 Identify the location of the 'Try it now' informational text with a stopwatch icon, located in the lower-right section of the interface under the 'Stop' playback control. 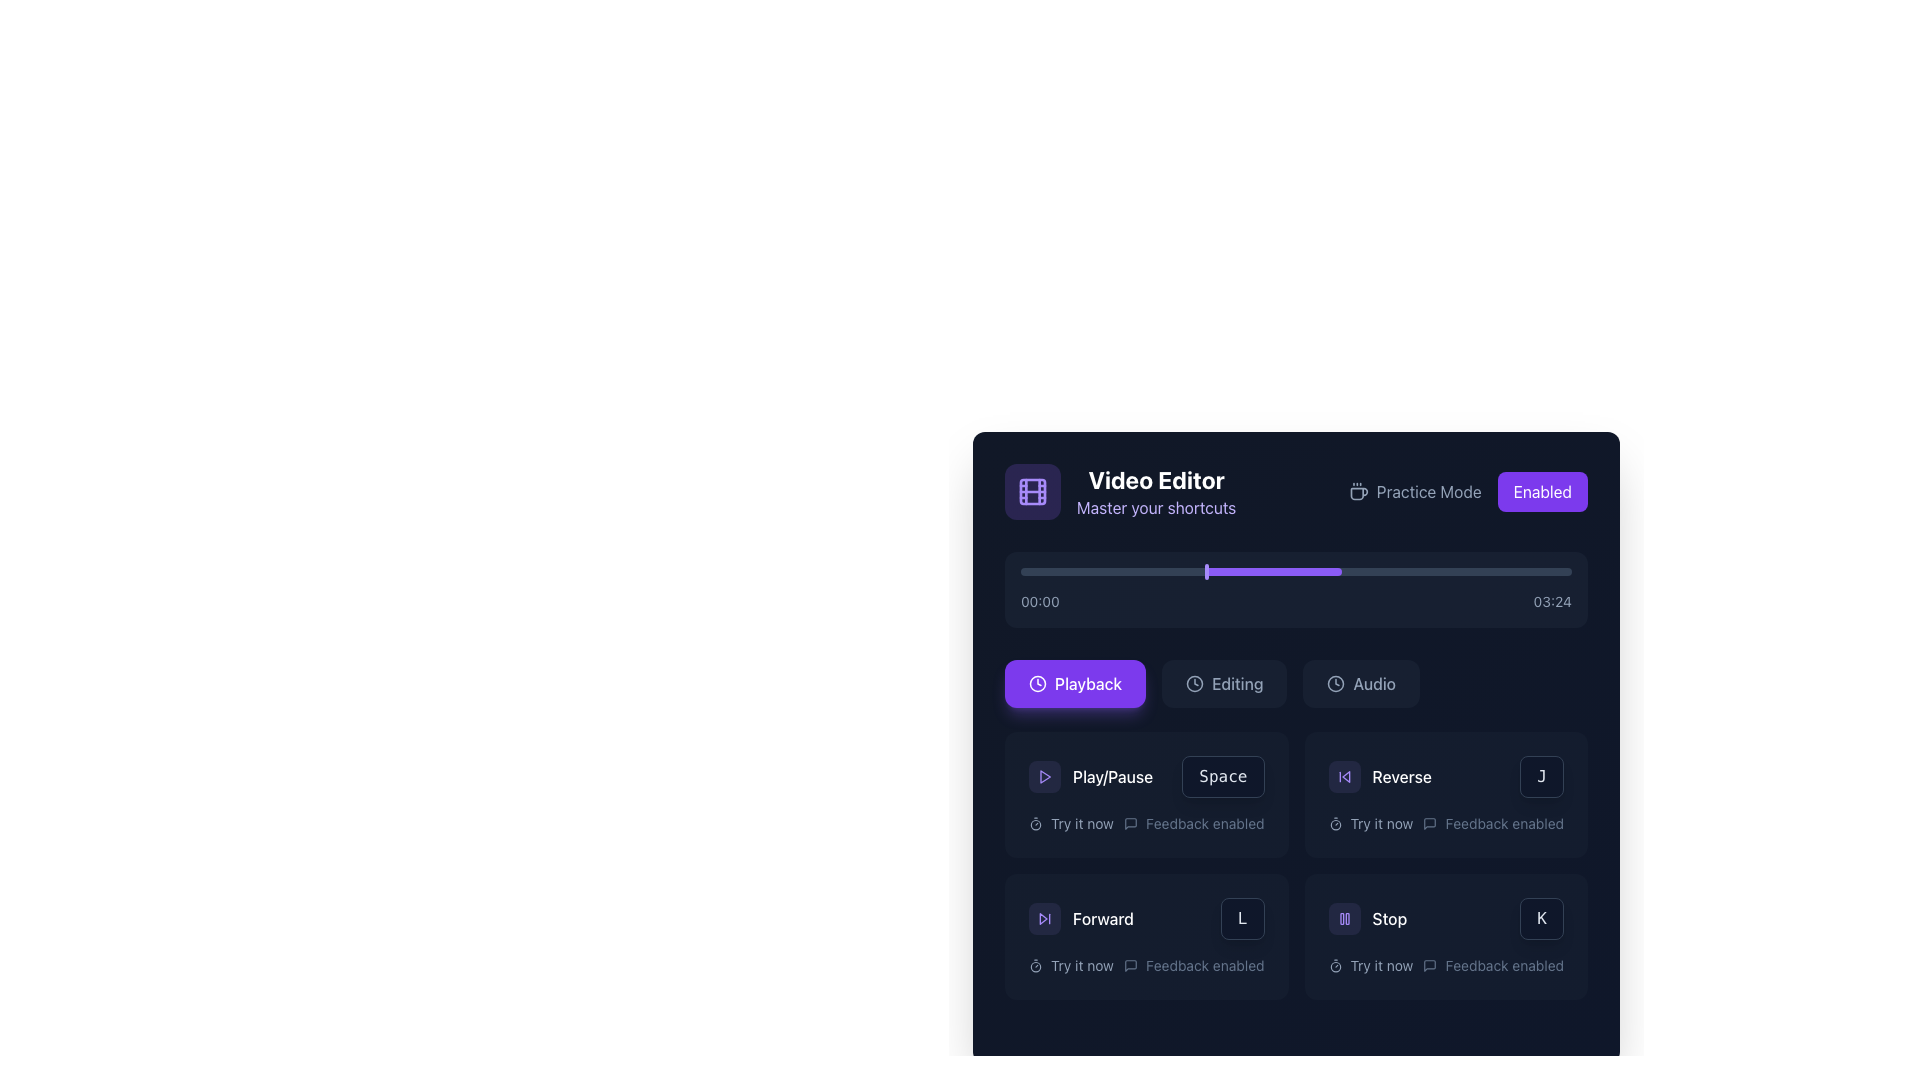
(1369, 964).